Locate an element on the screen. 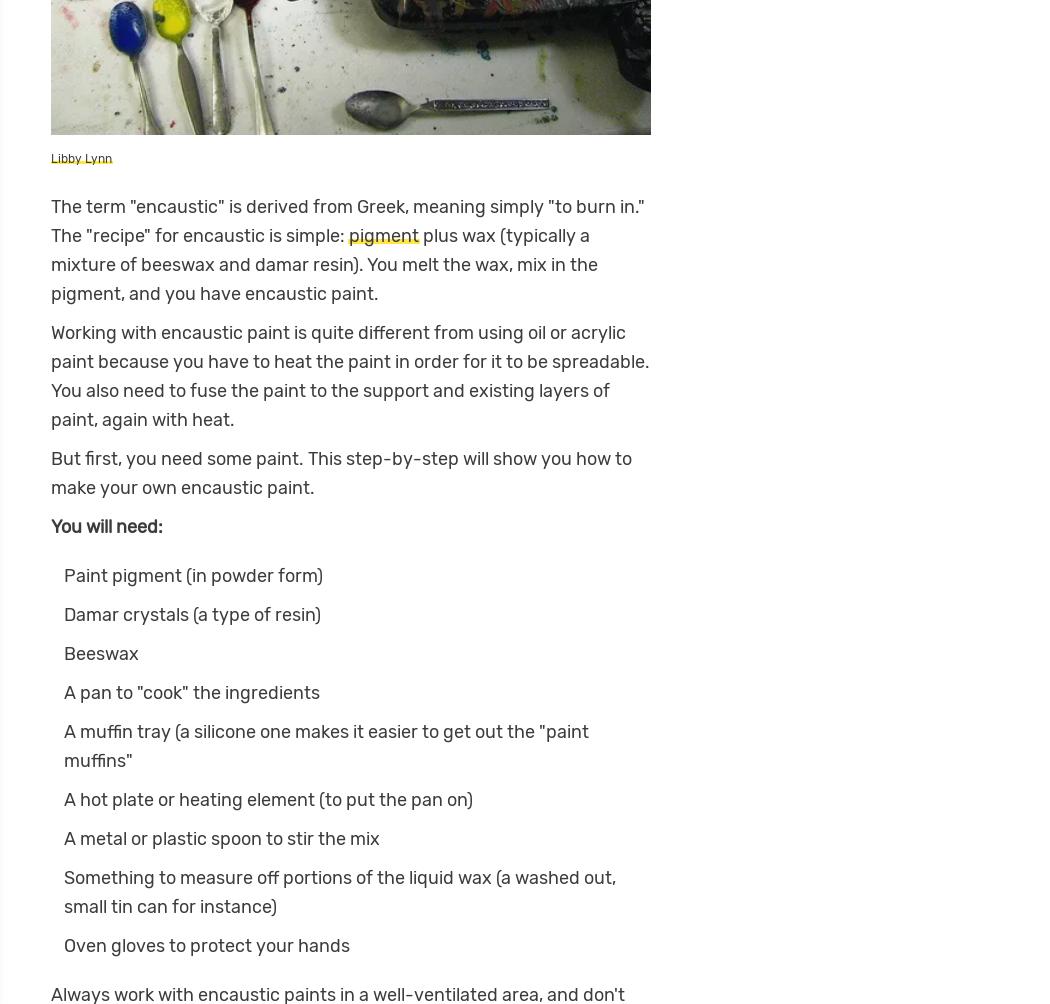 This screenshot has height=1004, width=1050. 'A pan to "cook" the ingredients' is located at coordinates (62, 691).